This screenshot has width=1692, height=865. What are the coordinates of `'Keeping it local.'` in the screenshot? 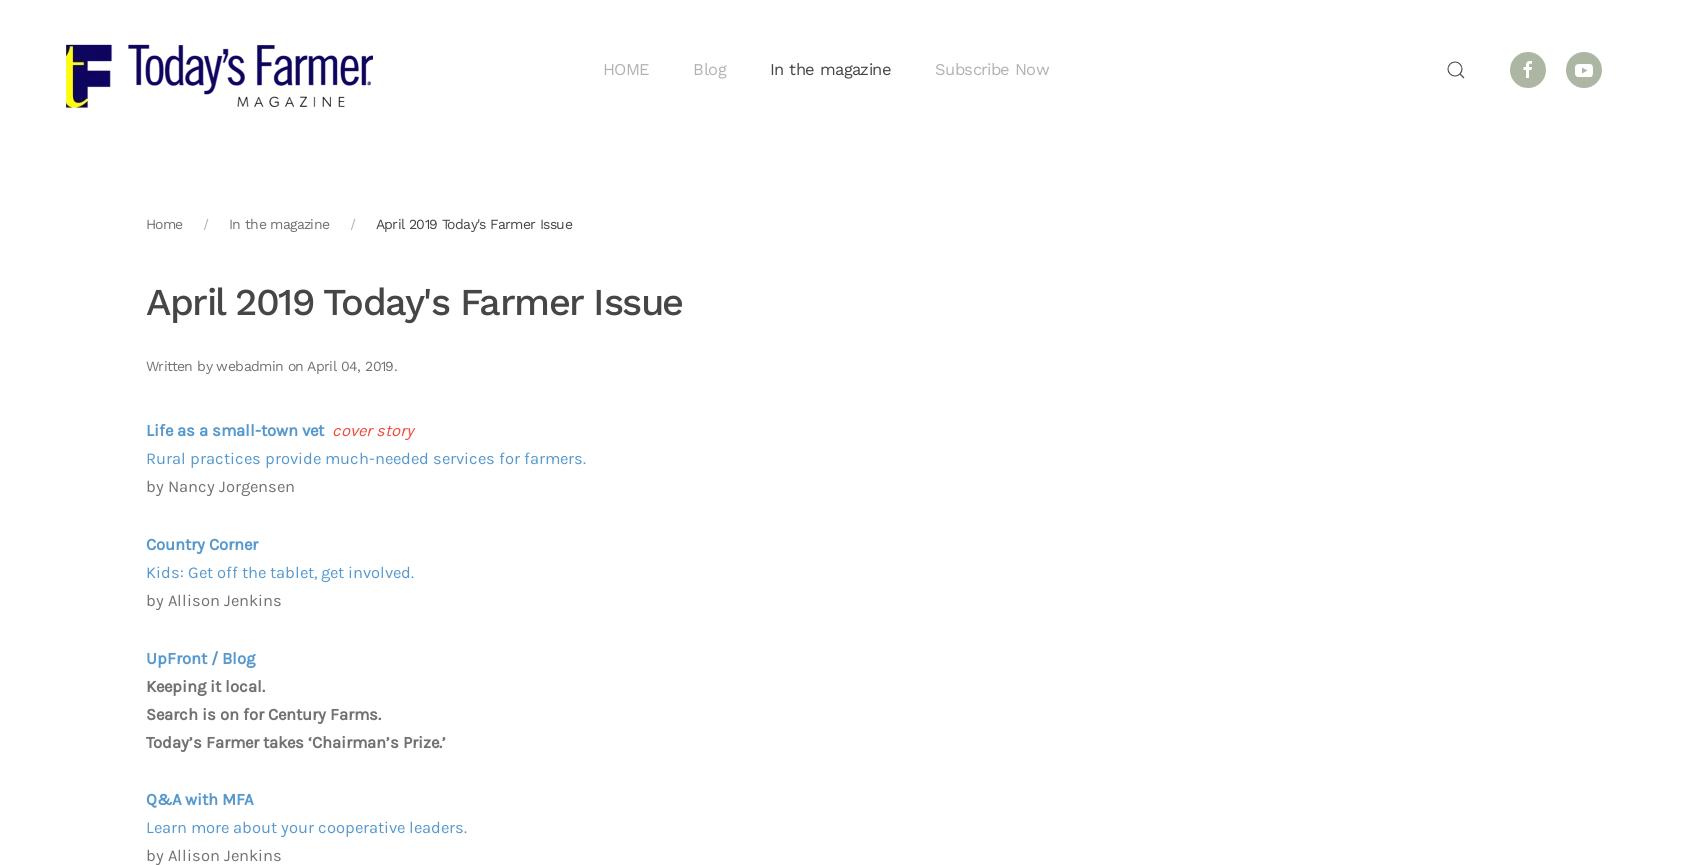 It's located at (204, 686).